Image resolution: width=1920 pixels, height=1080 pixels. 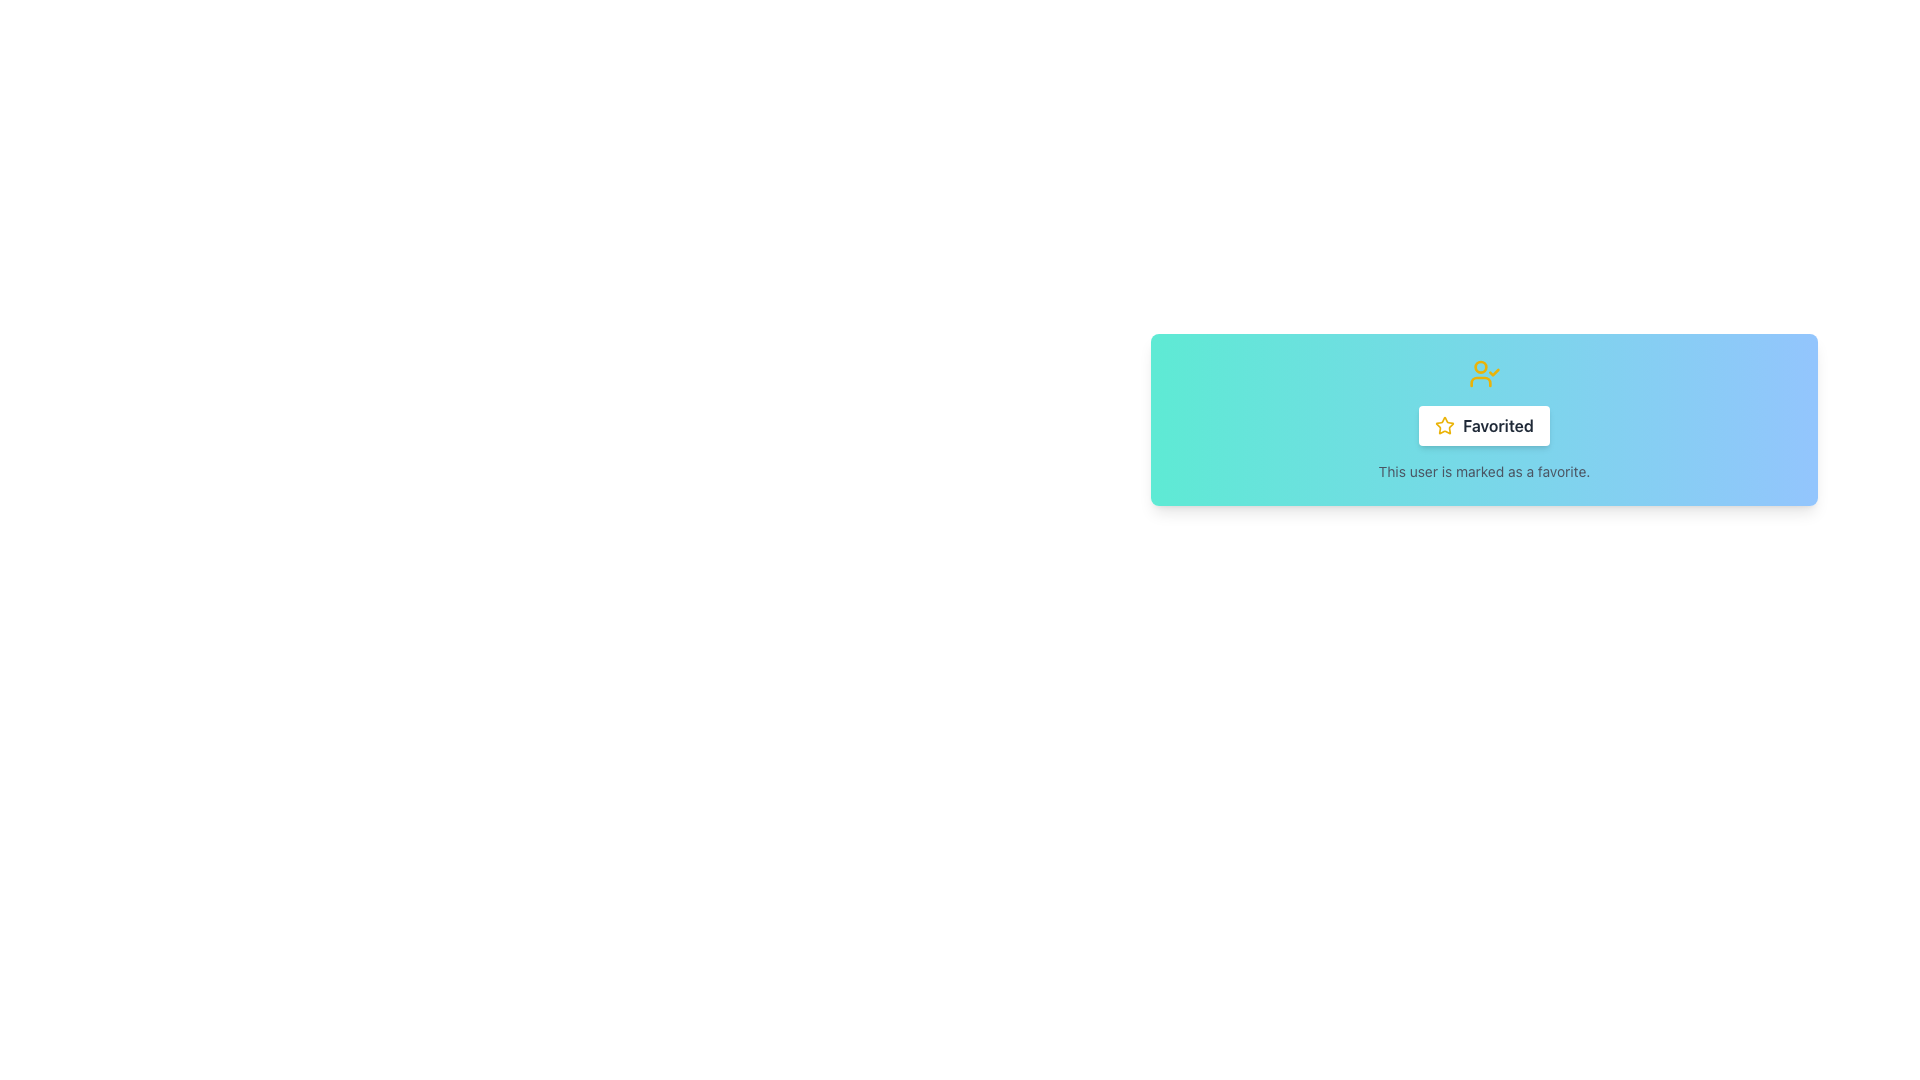 What do you see at coordinates (1484, 374) in the screenshot?
I see `the favorite icon located above the 'Favorited' label and button in the center of the card element` at bounding box center [1484, 374].